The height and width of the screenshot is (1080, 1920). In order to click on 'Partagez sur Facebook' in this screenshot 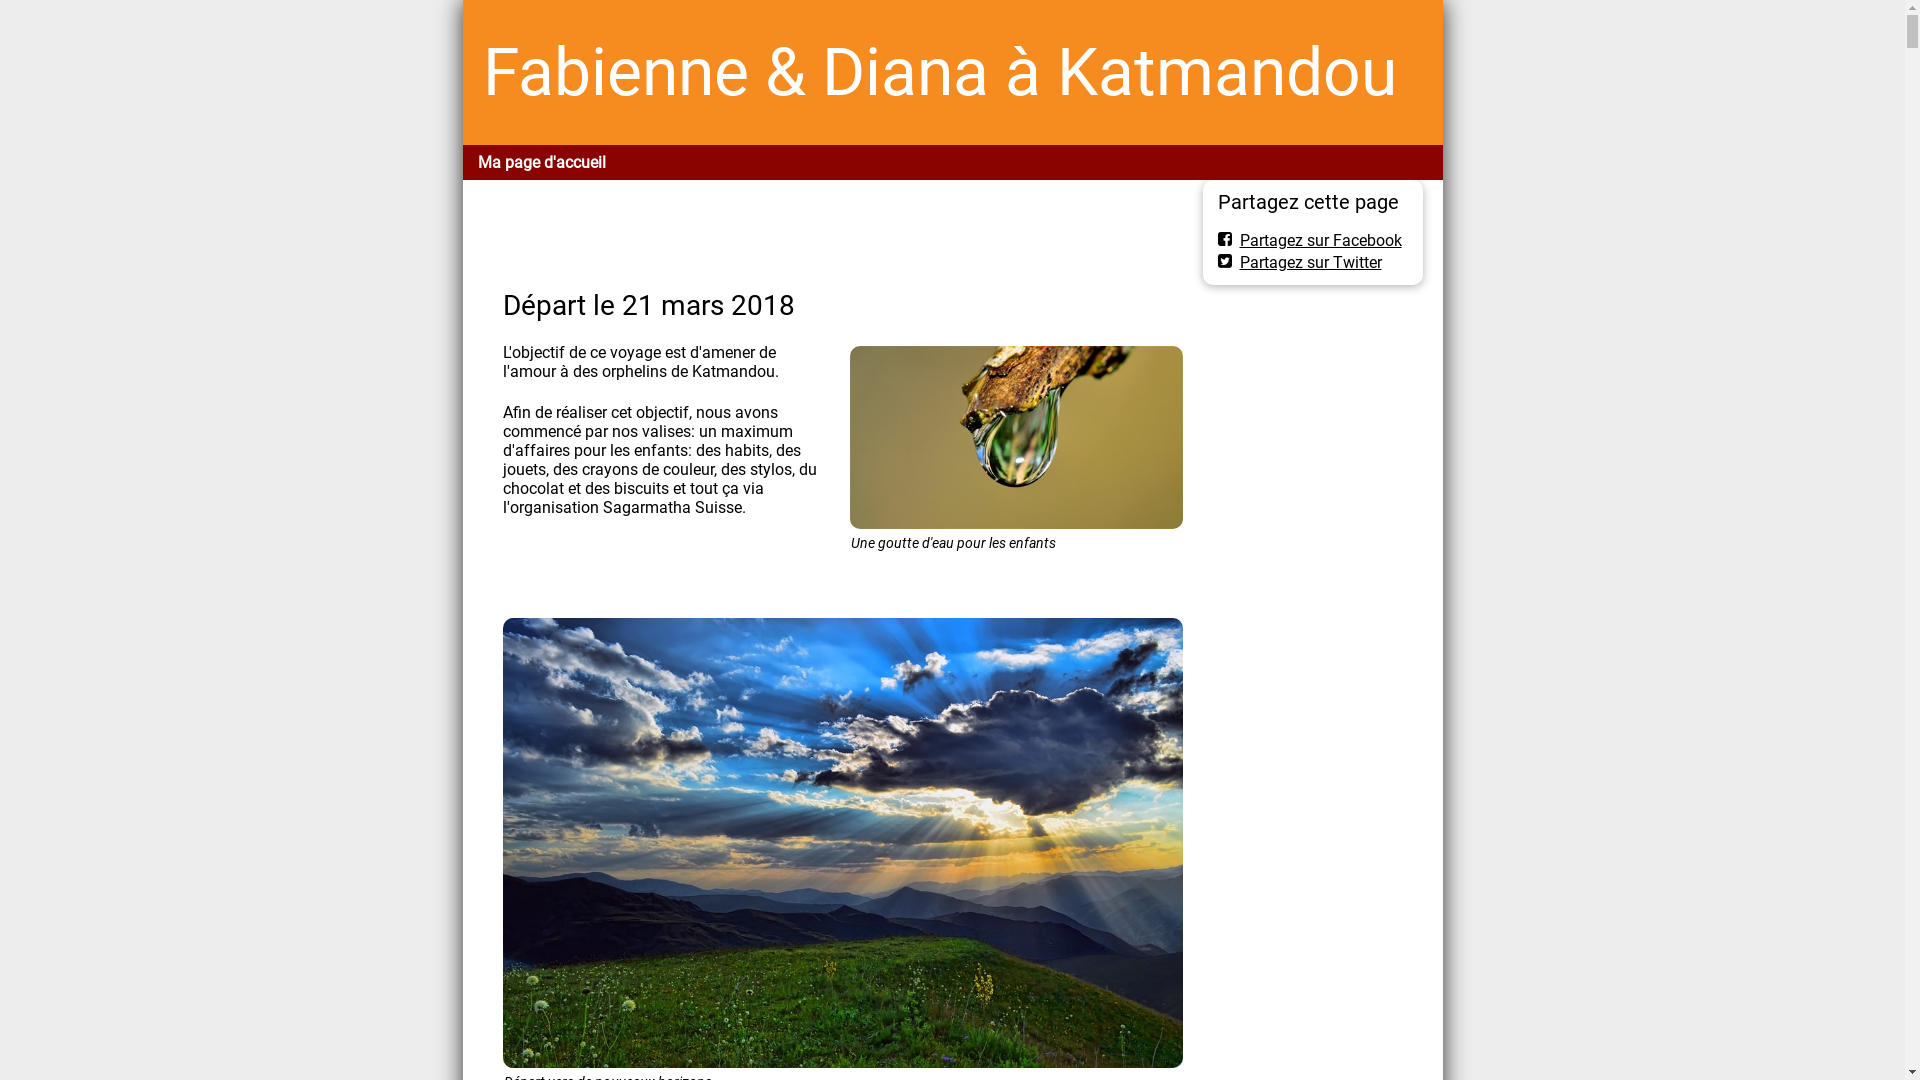, I will do `click(1310, 238)`.